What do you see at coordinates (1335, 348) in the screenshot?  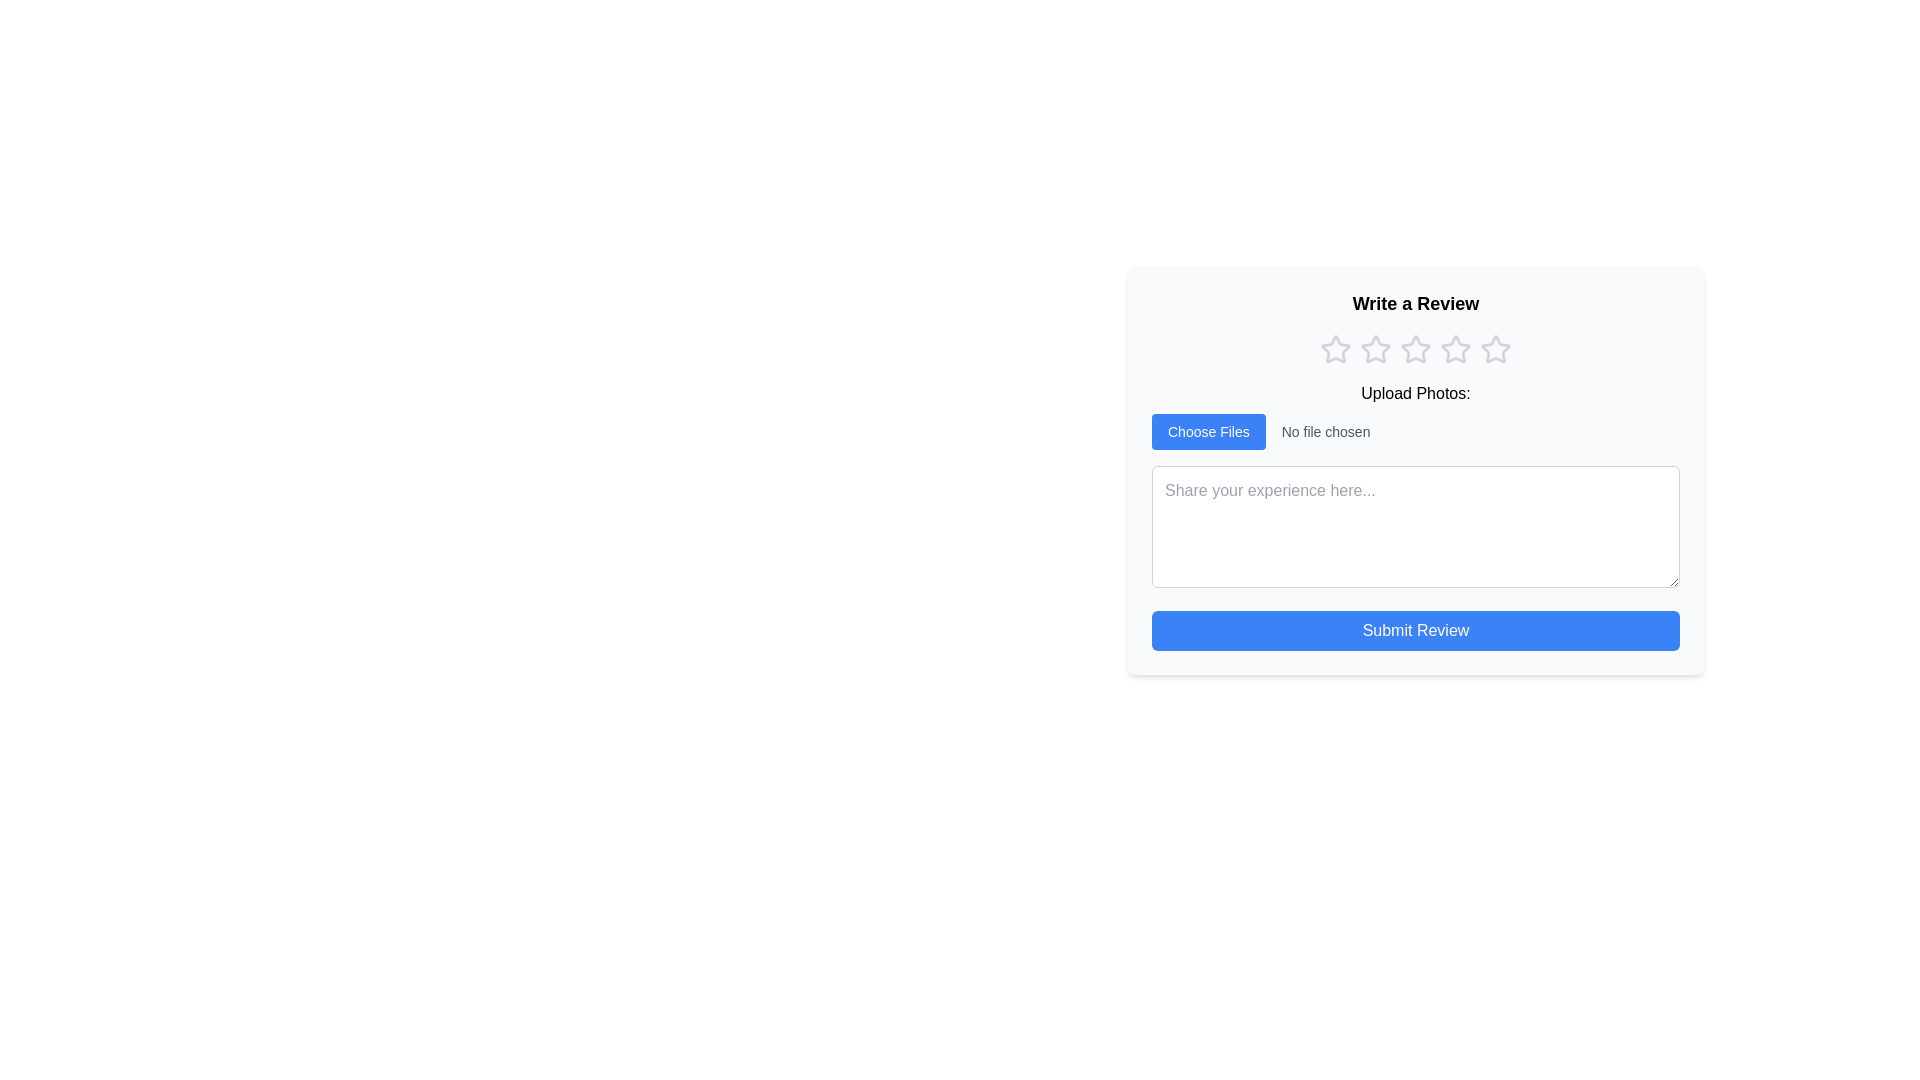 I see `the first star in the row of five rating stars` at bounding box center [1335, 348].